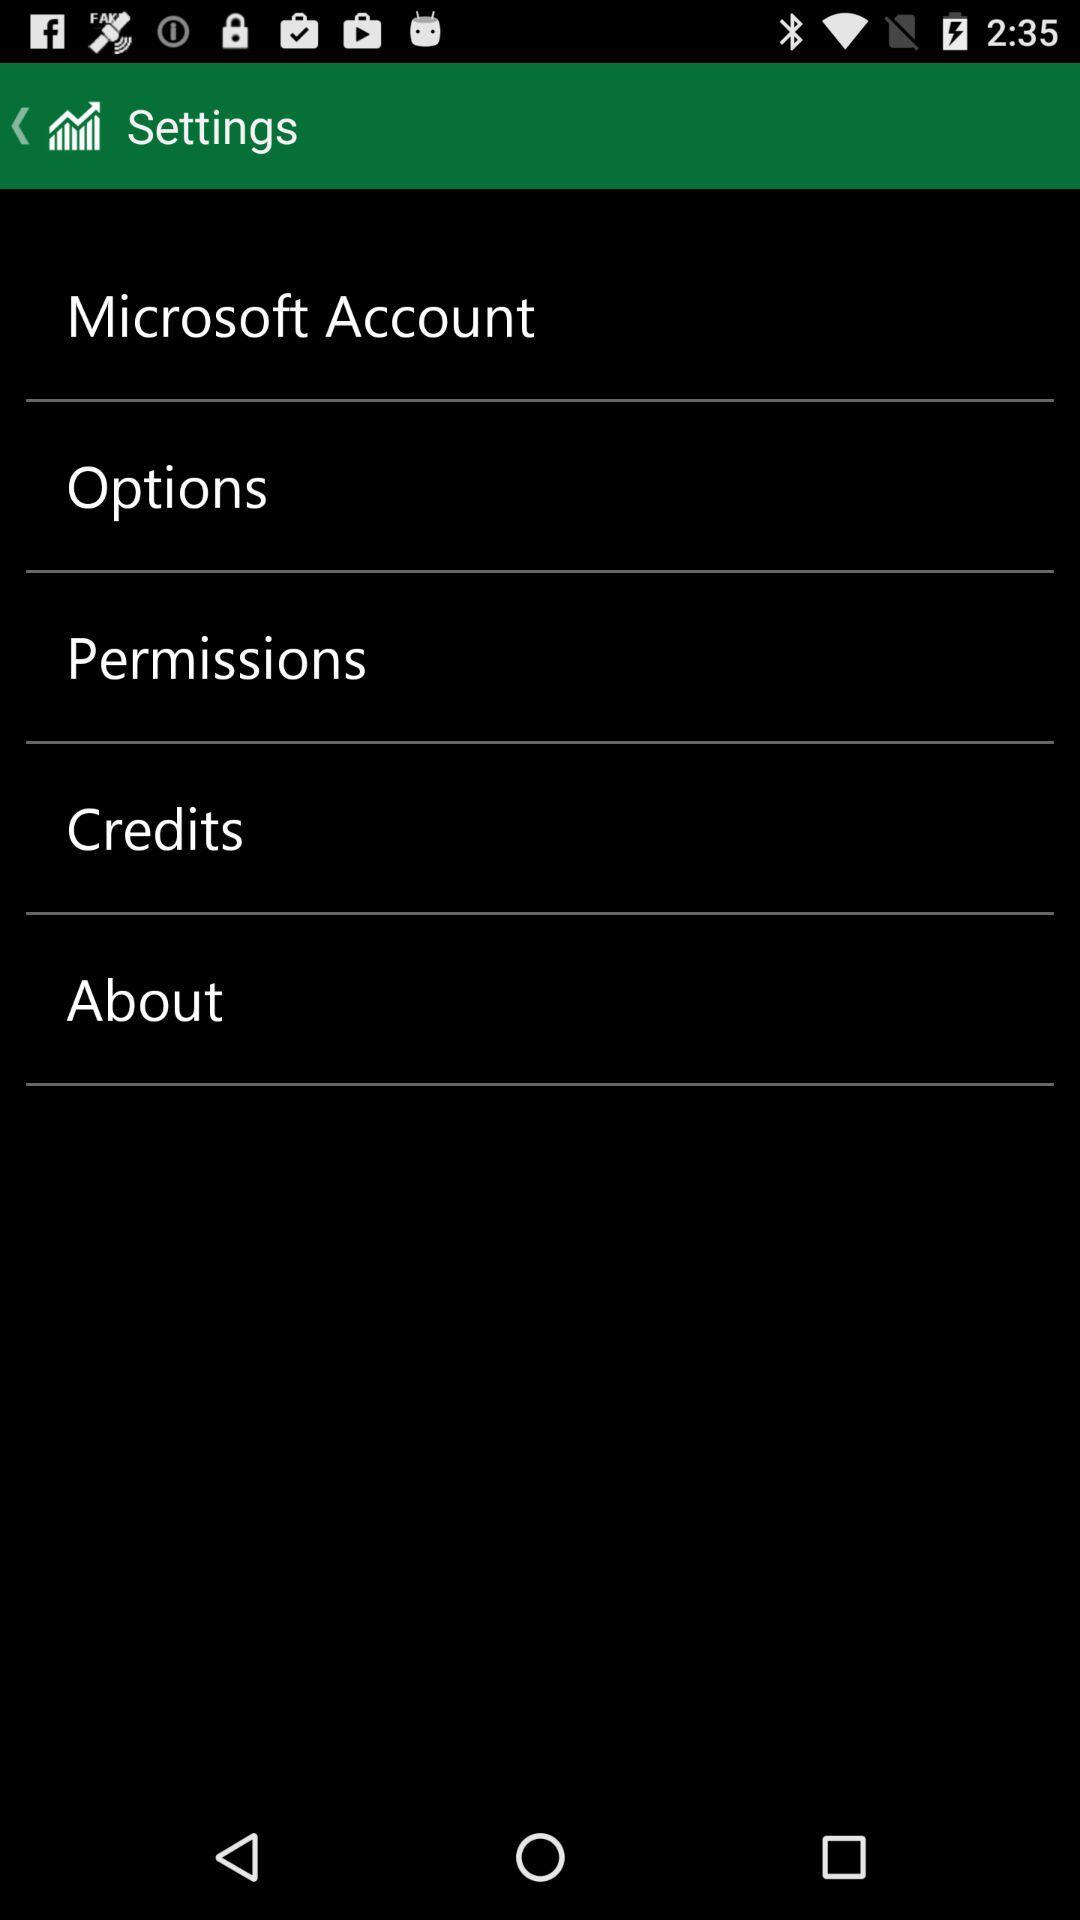  Describe the element at coordinates (143, 998) in the screenshot. I see `item below the credits` at that location.